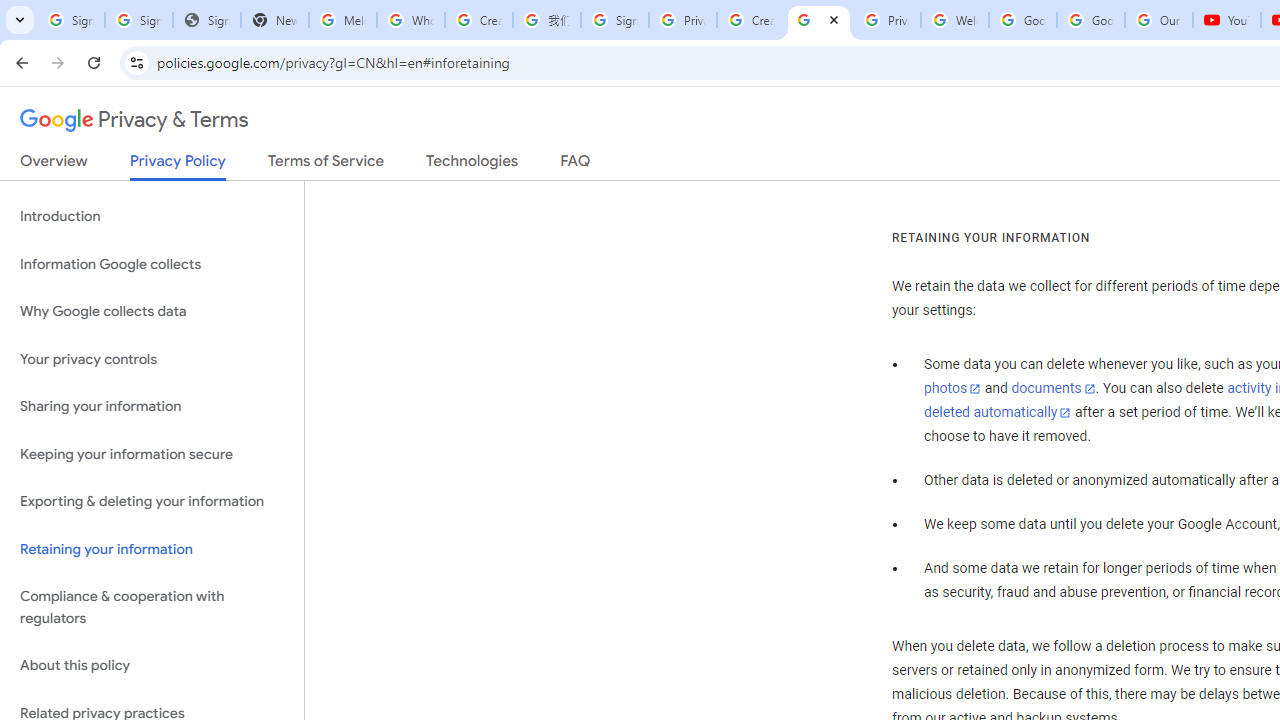  I want to click on 'Google Account', so click(1090, 20).